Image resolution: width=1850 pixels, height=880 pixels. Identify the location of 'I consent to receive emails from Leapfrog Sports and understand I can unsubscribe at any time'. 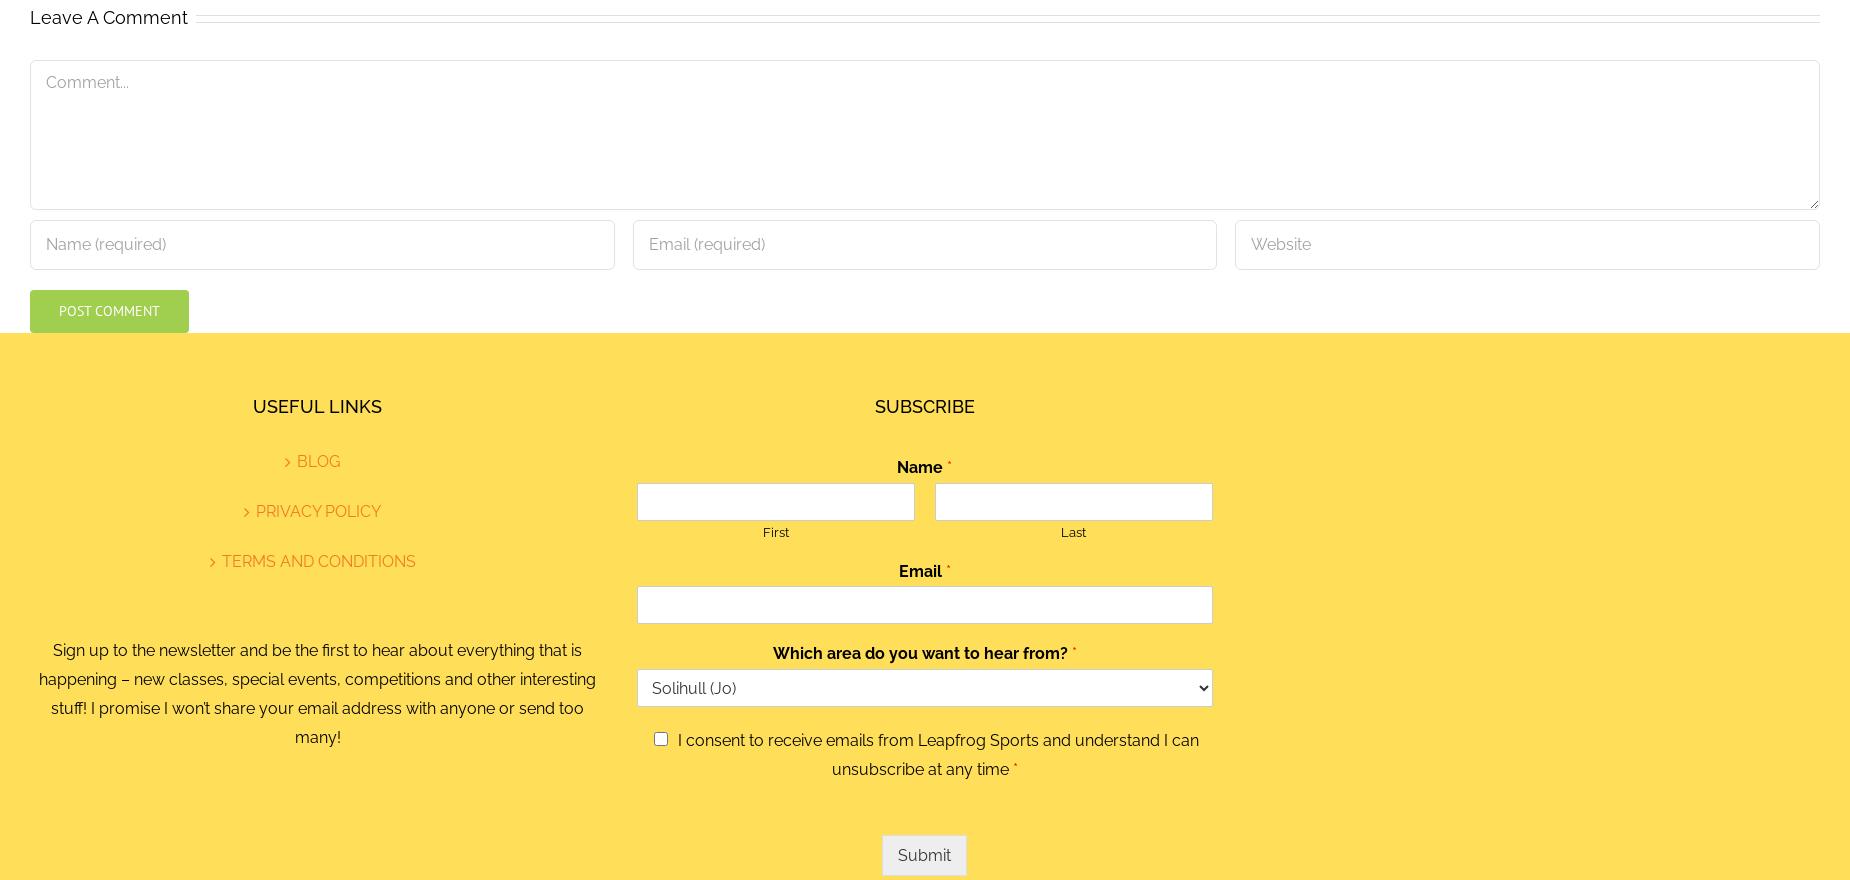
(936, 754).